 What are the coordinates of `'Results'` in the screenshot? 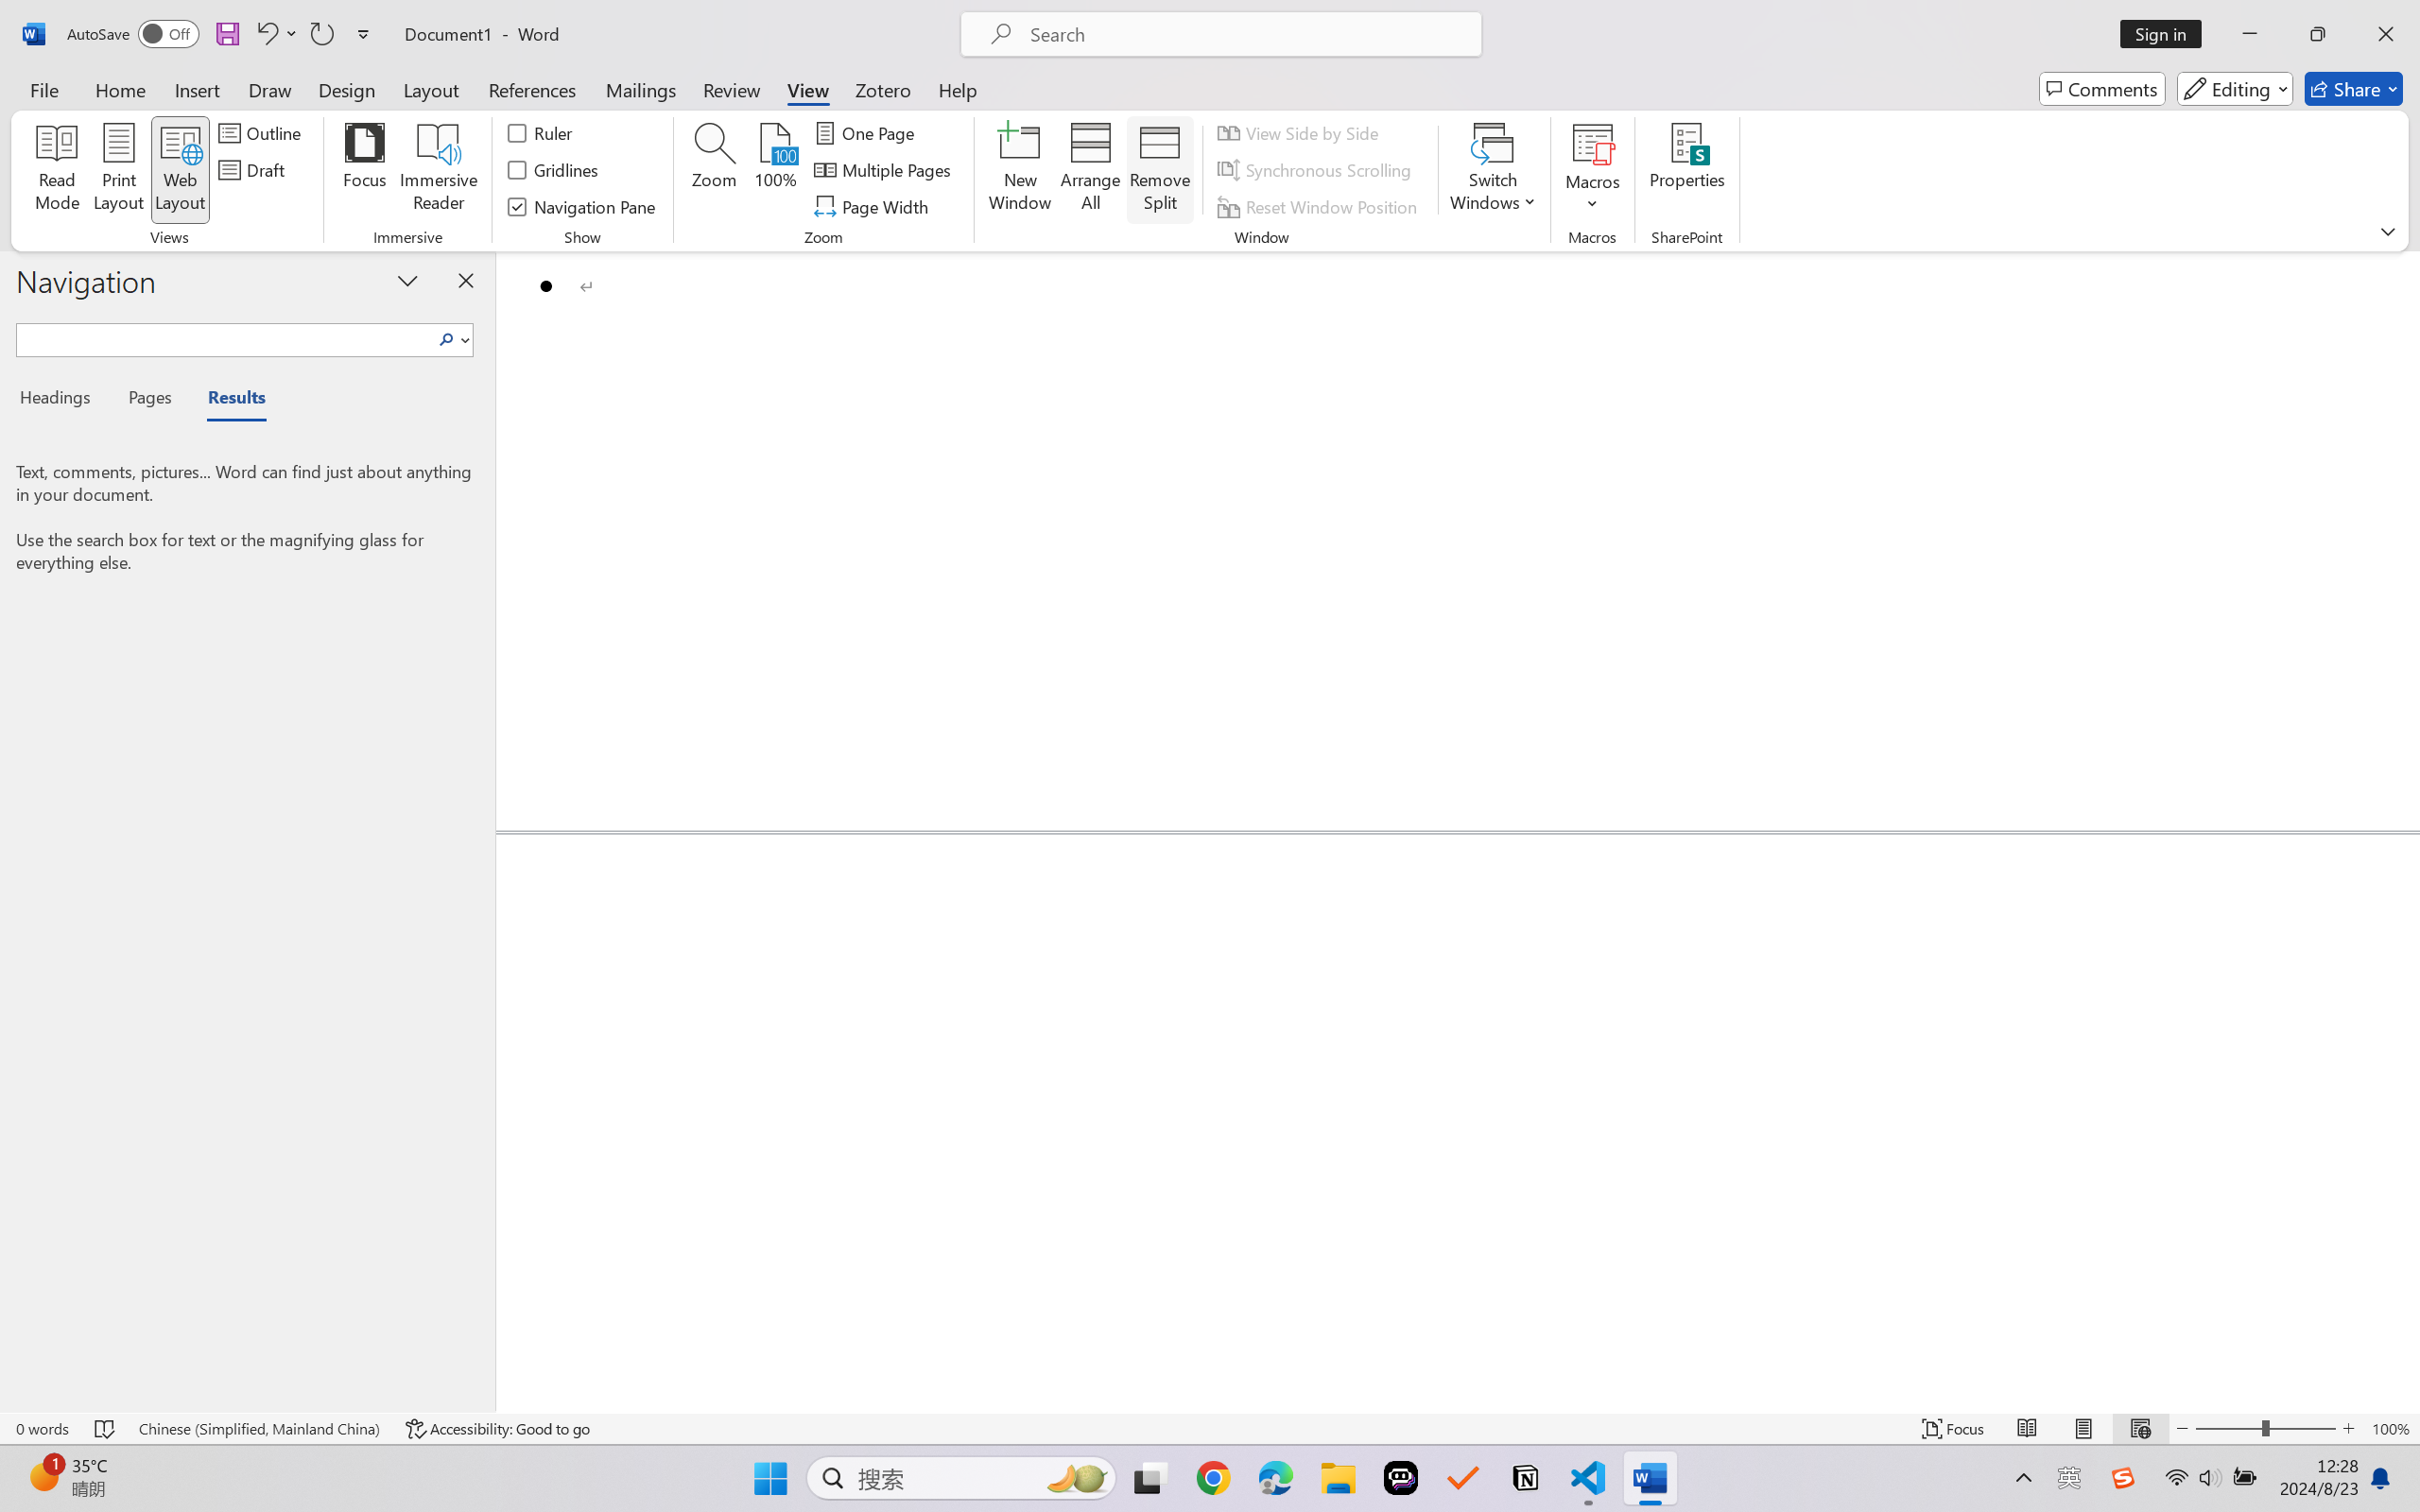 It's located at (226, 401).